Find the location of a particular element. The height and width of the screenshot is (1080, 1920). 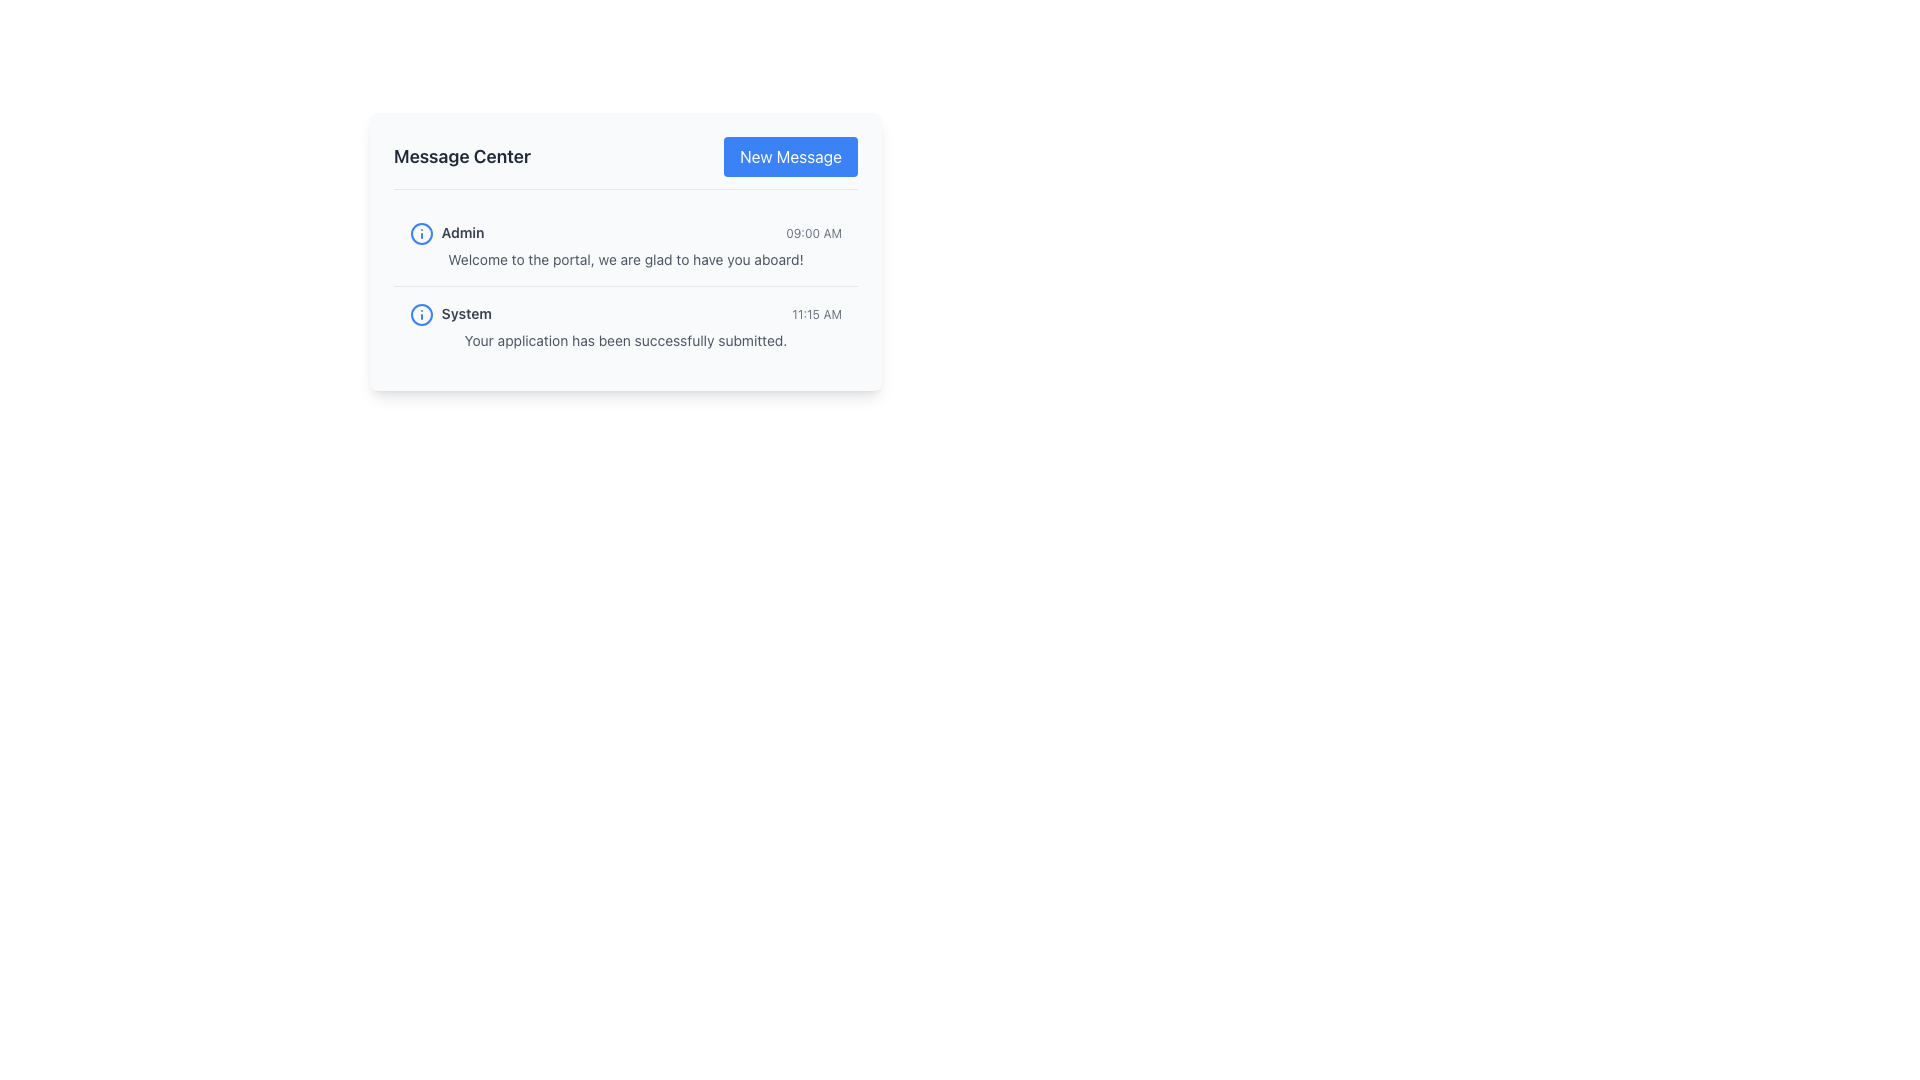

the text label displaying 'Admin' for accessibility purposes is located at coordinates (446, 233).